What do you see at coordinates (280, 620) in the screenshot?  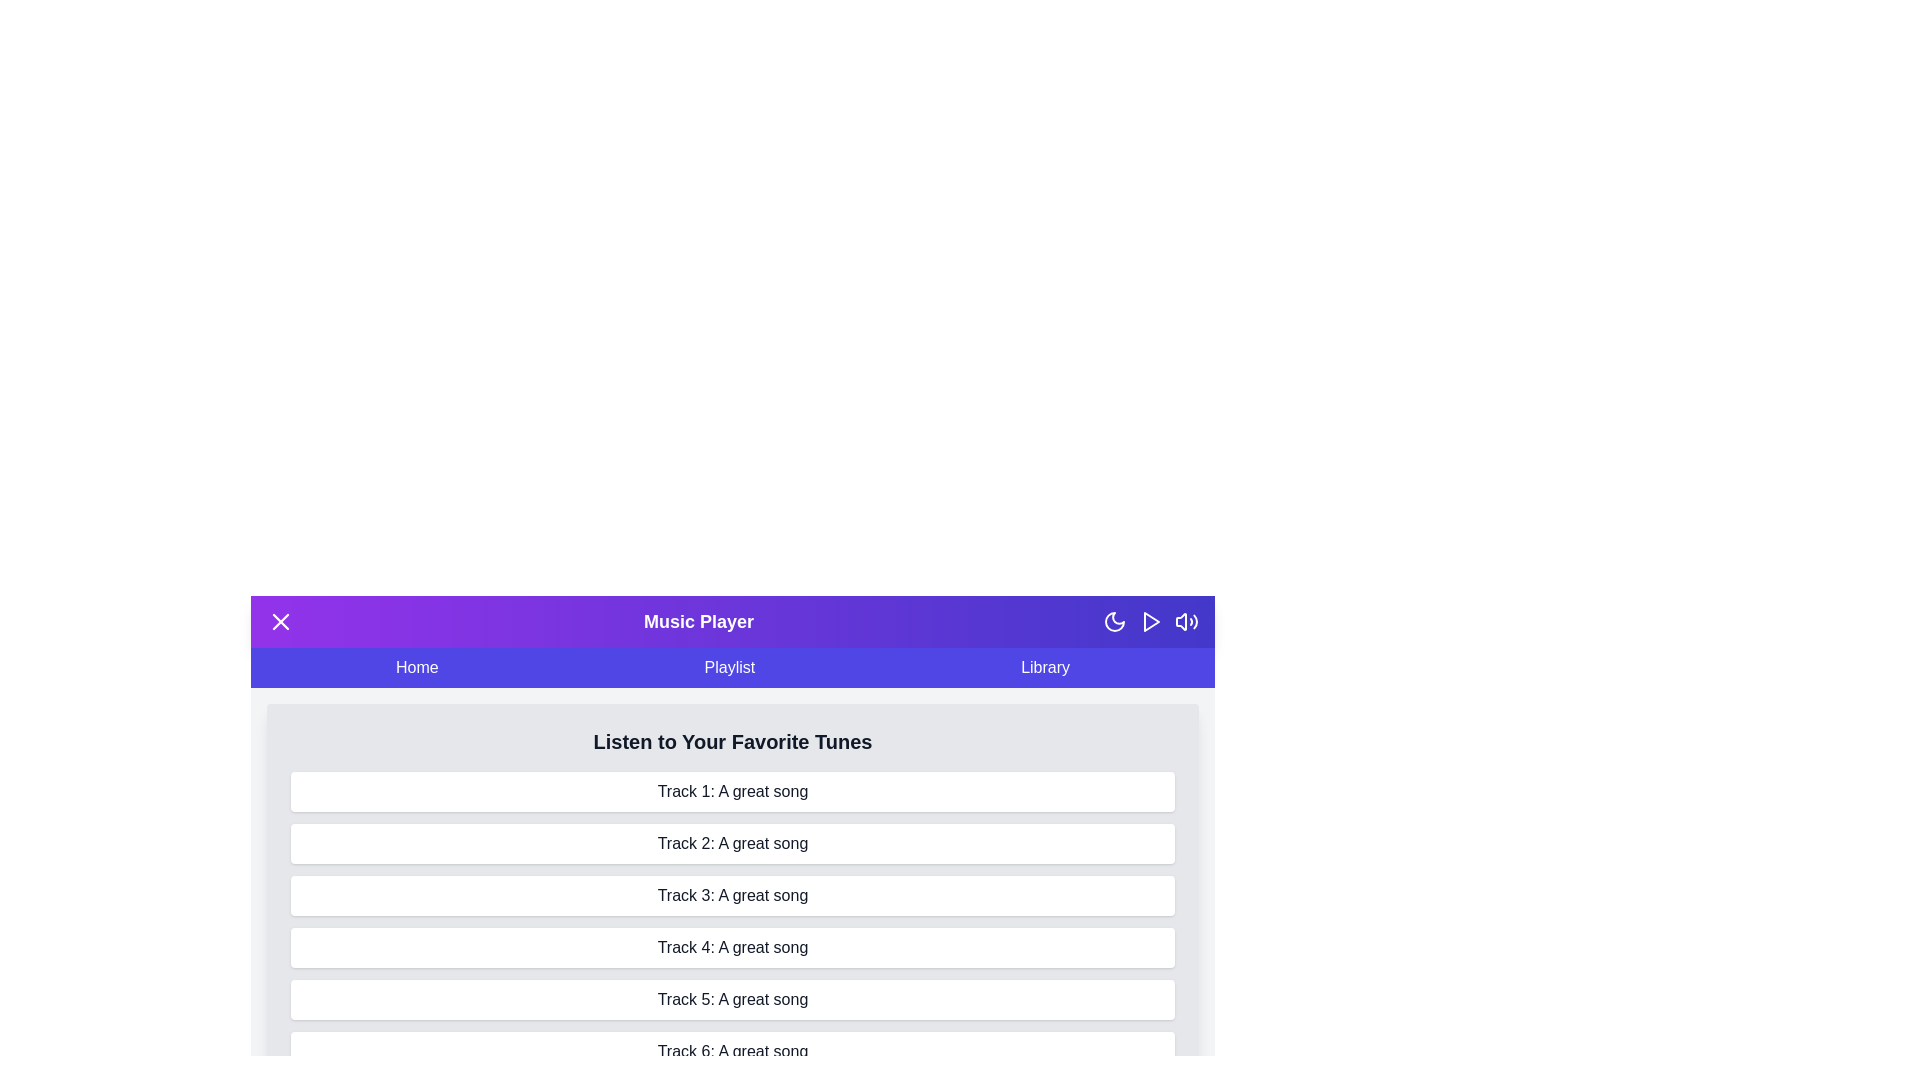 I see `the menu button to toggle the menu state` at bounding box center [280, 620].